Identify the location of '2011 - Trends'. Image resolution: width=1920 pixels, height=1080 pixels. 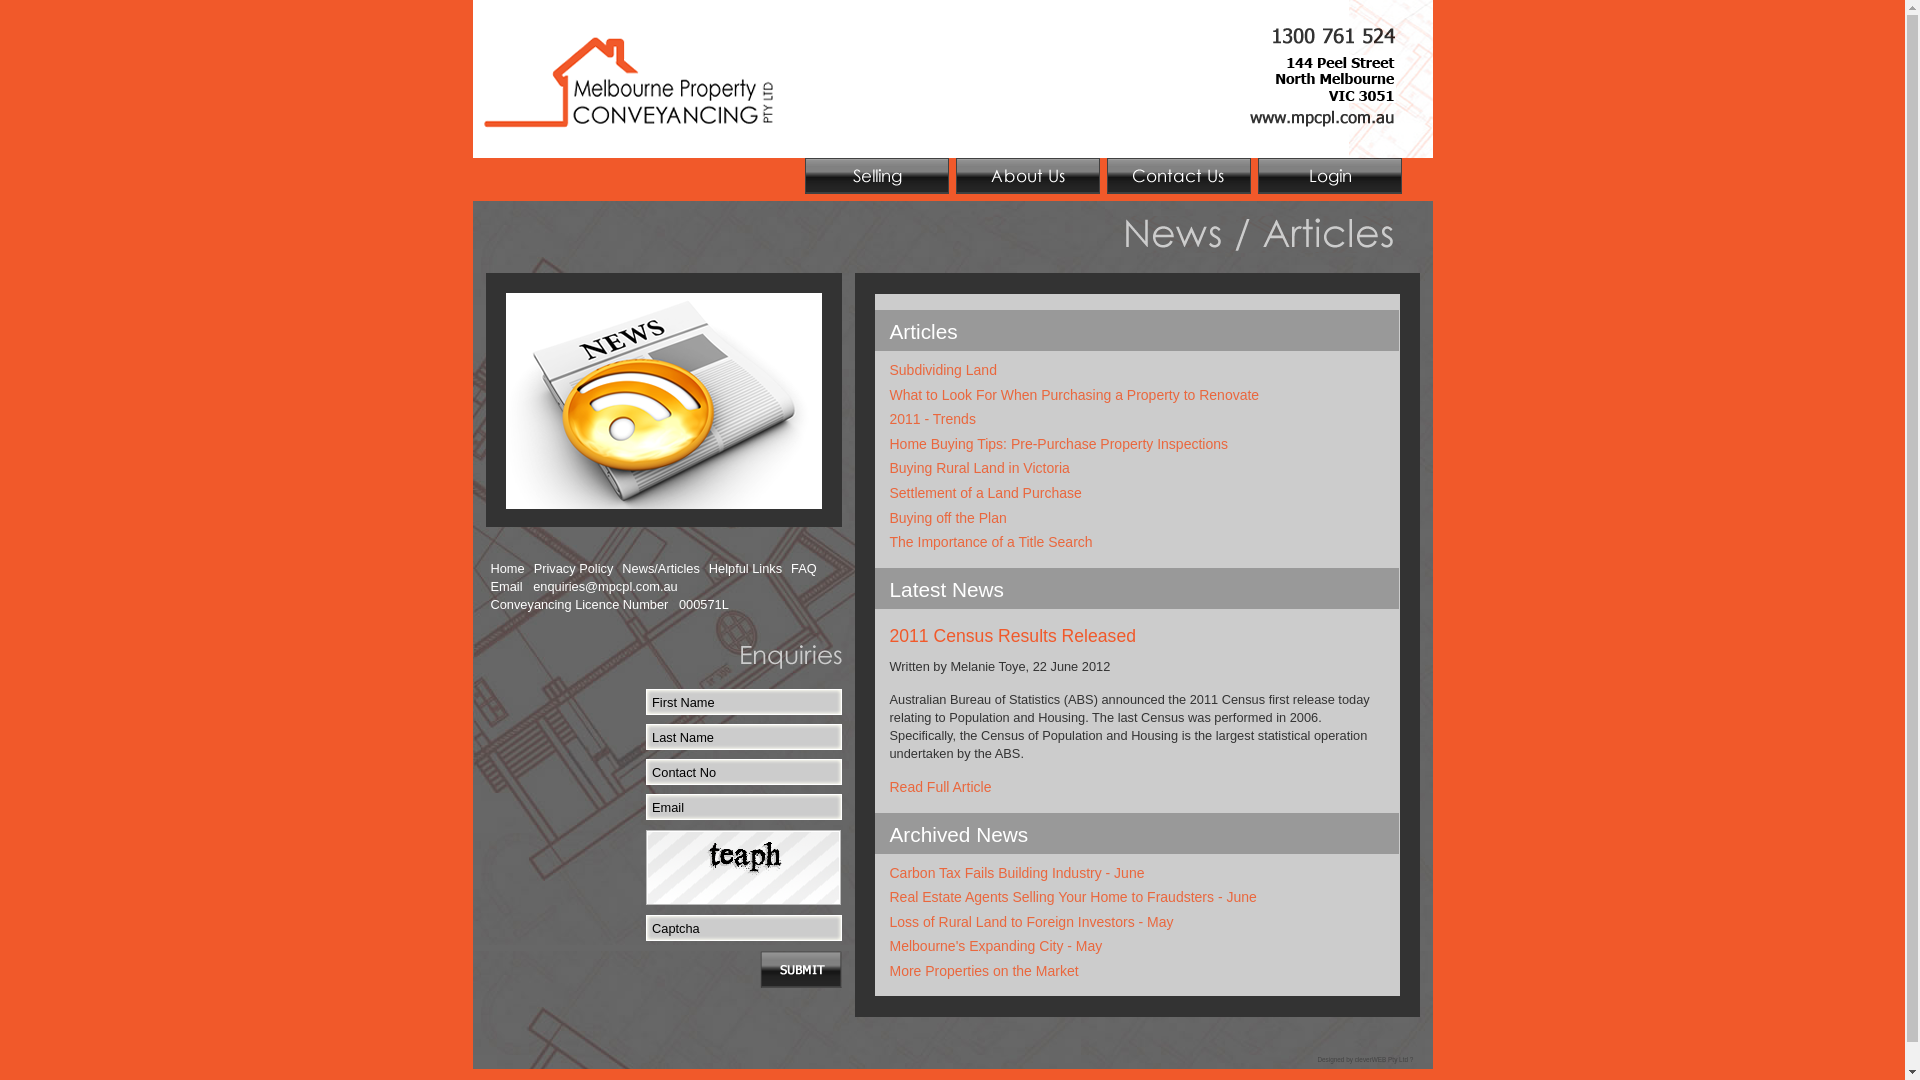
(931, 418).